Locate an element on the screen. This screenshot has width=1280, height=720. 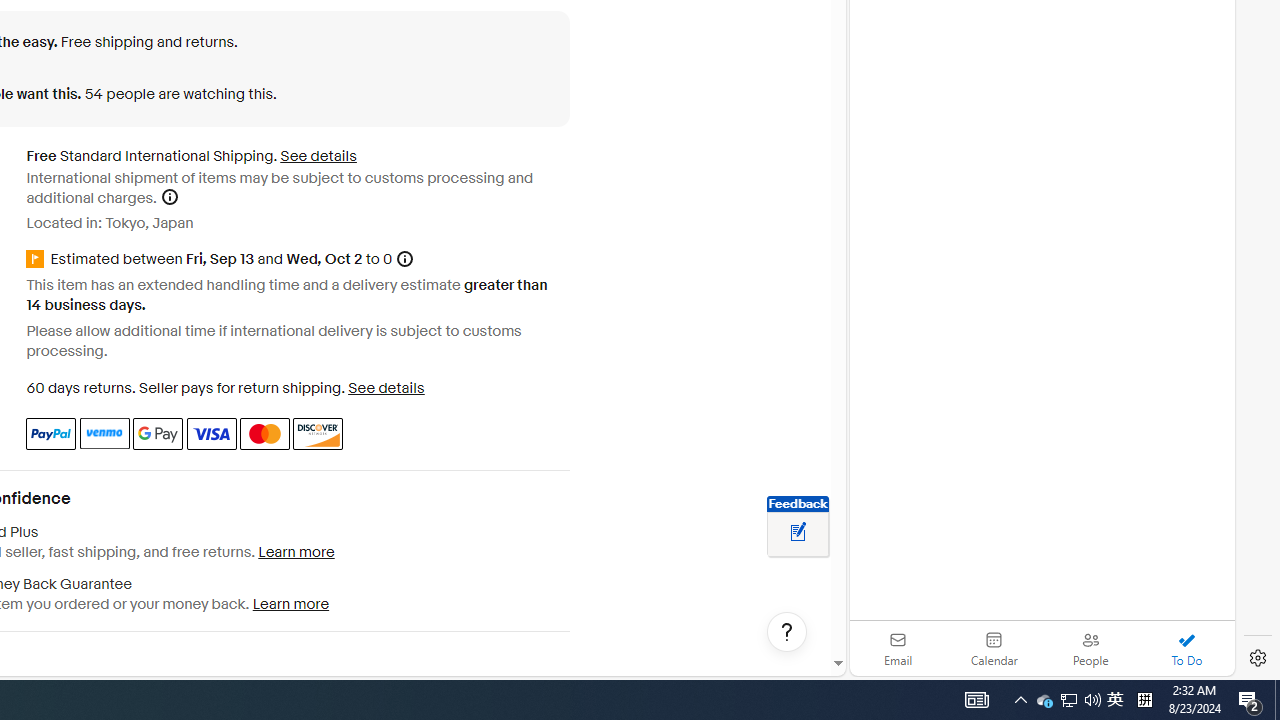
'Google Pay' is located at coordinates (157, 432).